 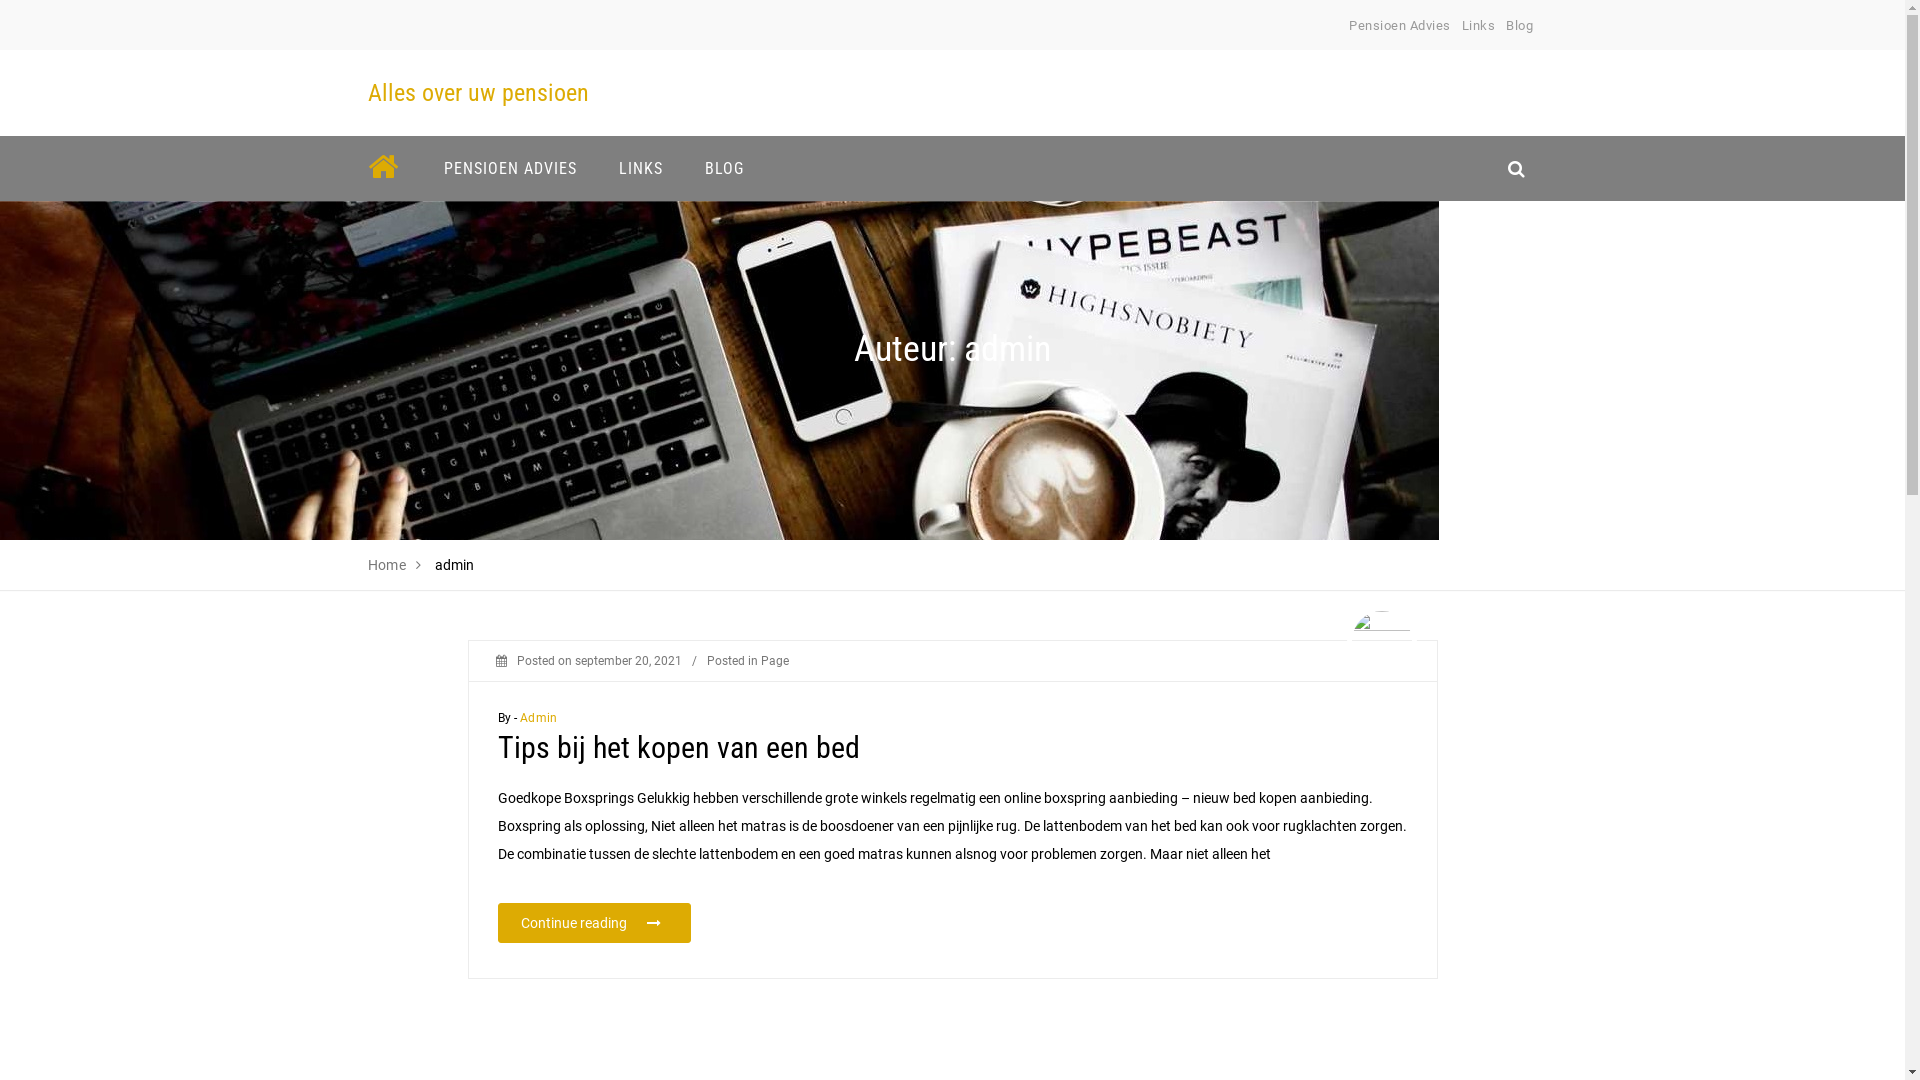 I want to click on 'Tips bij het kopen van een bed', so click(x=678, y=747).